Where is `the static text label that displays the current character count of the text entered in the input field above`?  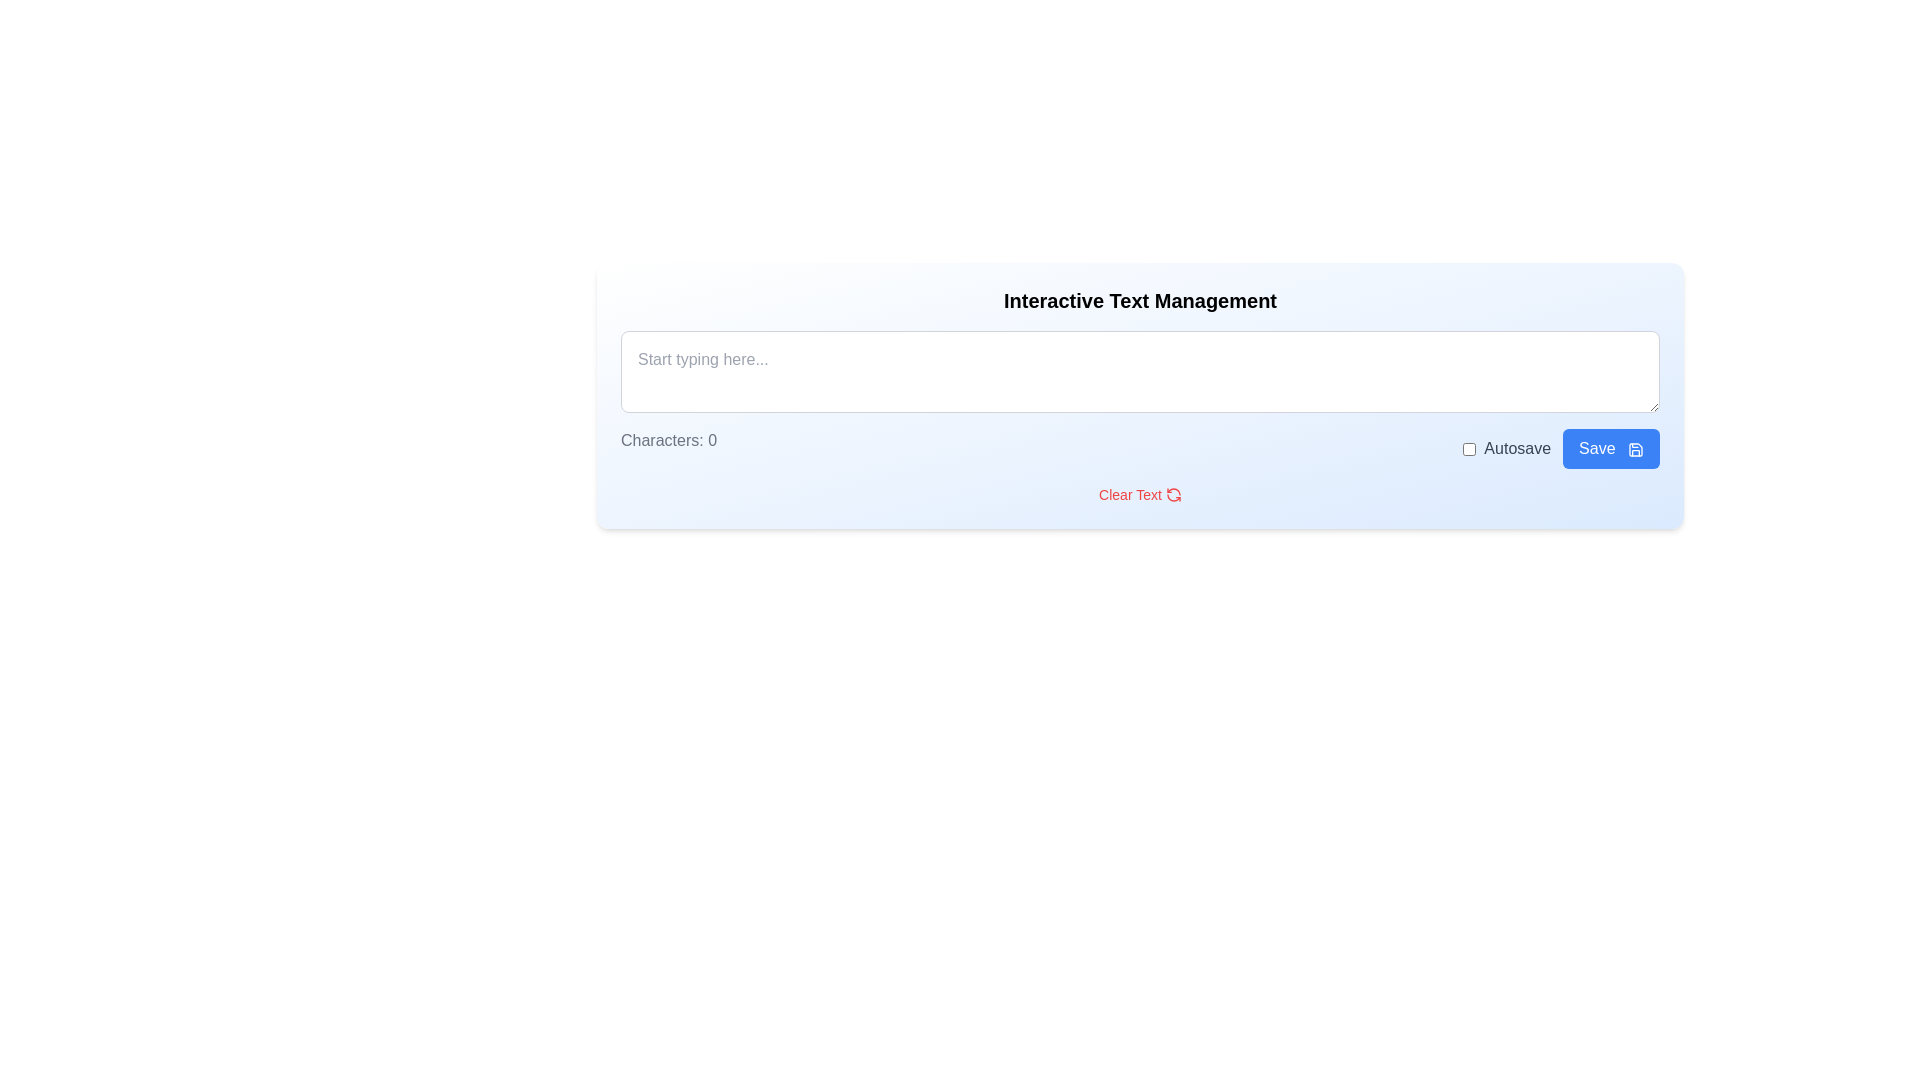
the static text label that displays the current character count of the text entered in the input field above is located at coordinates (668, 447).